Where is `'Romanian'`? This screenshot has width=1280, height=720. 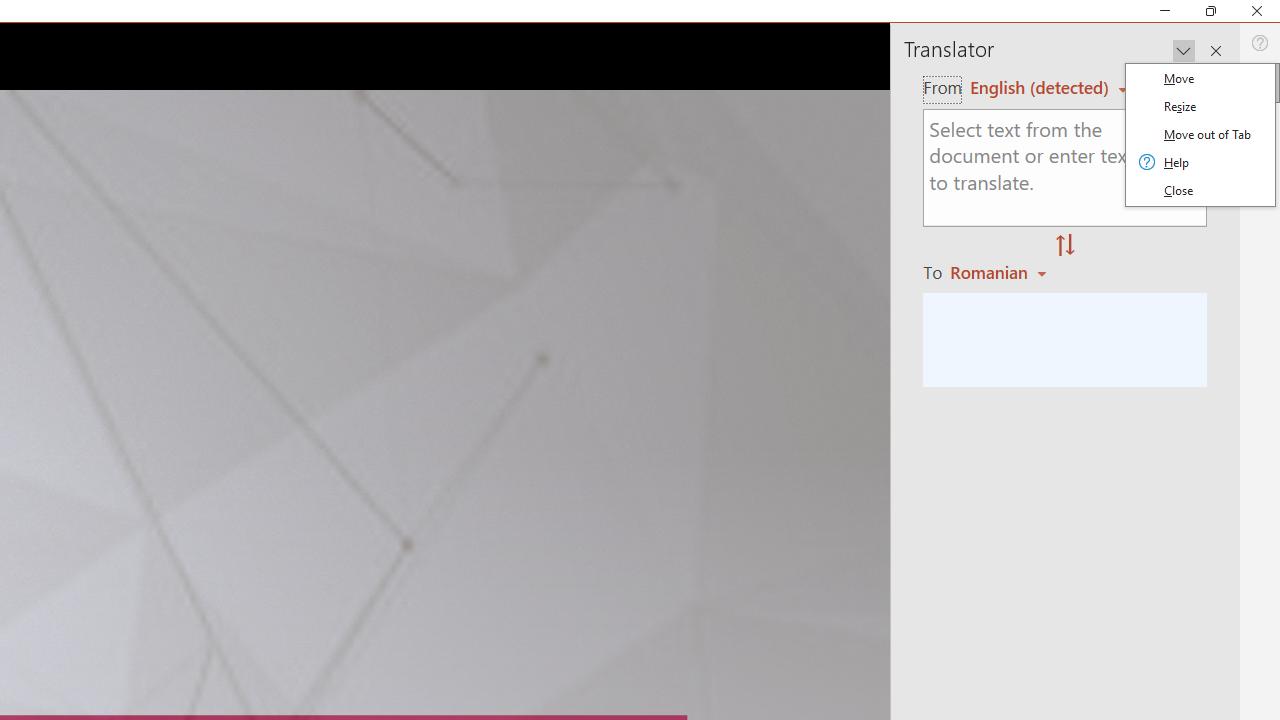
'Romanian' is located at coordinates (1001, 272).